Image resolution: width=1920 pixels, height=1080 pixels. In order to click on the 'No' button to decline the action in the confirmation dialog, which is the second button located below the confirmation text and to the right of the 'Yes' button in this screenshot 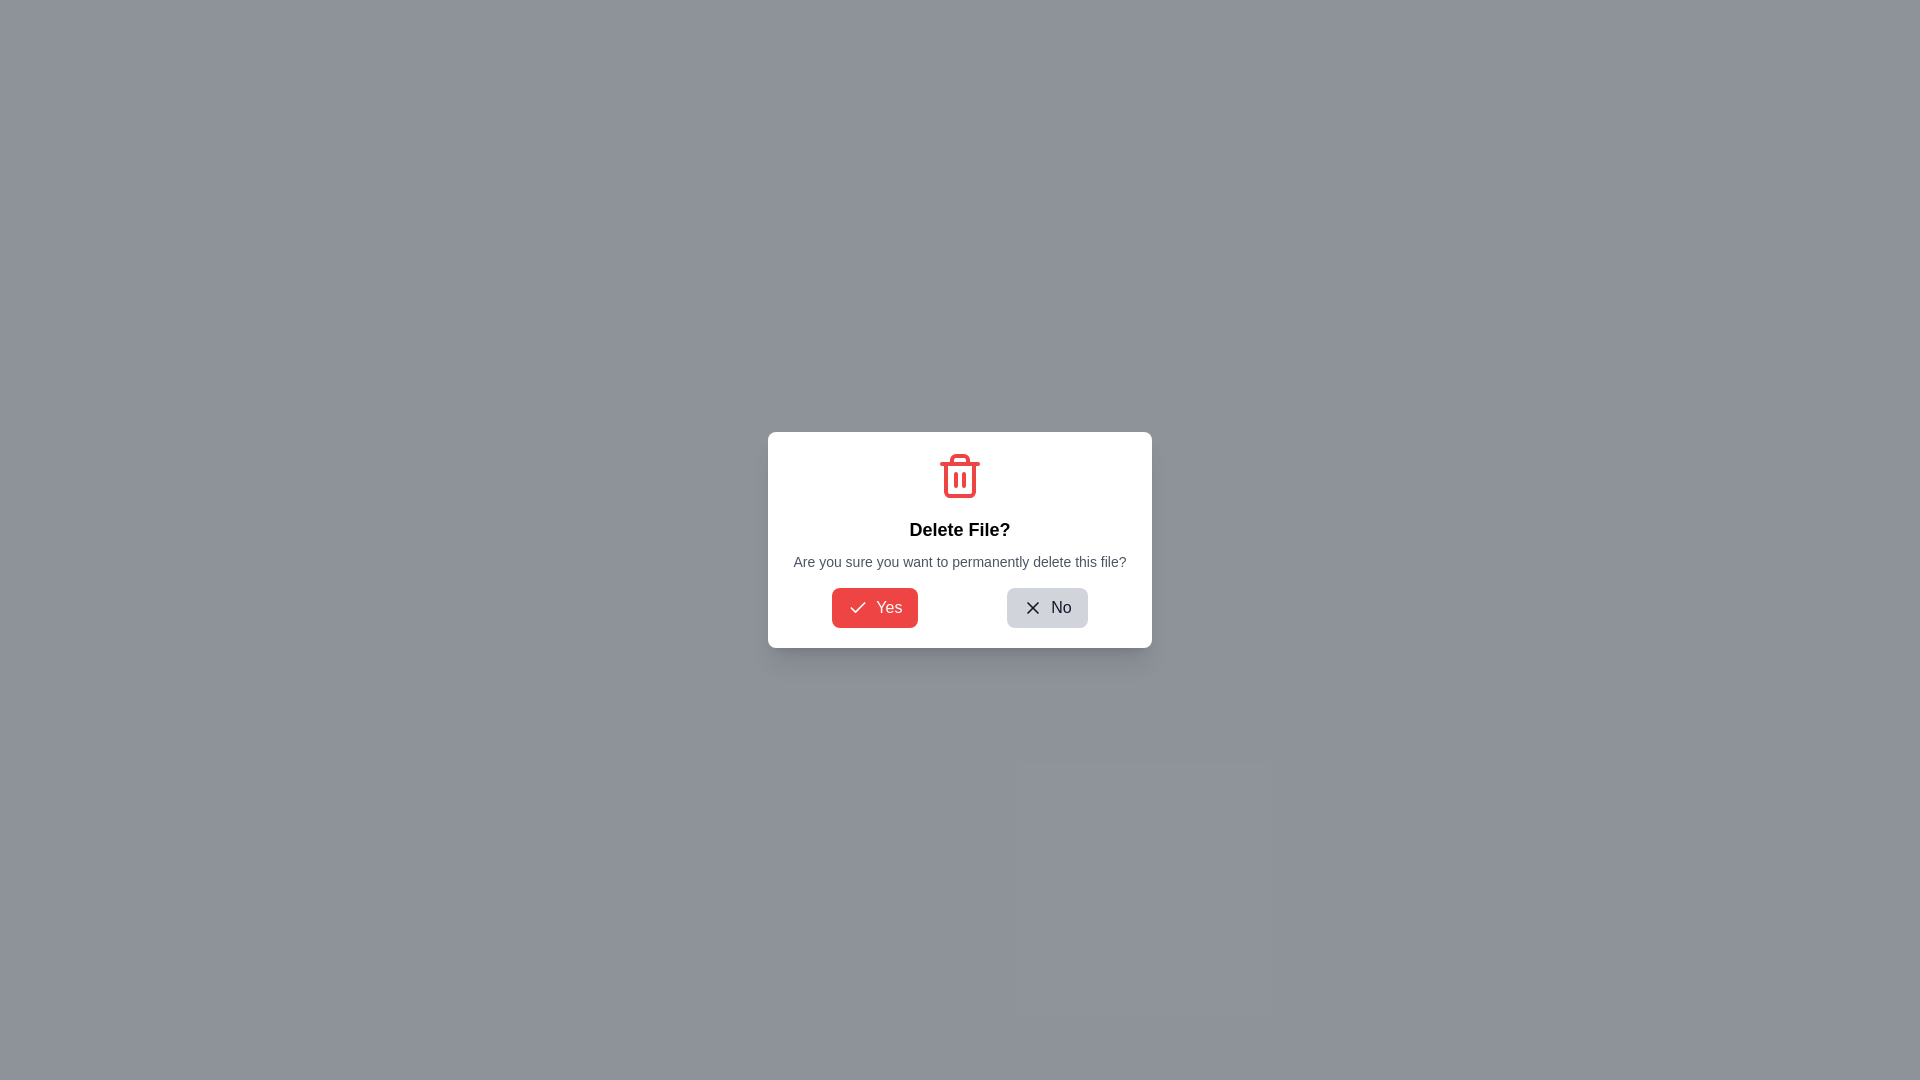, I will do `click(1046, 607)`.